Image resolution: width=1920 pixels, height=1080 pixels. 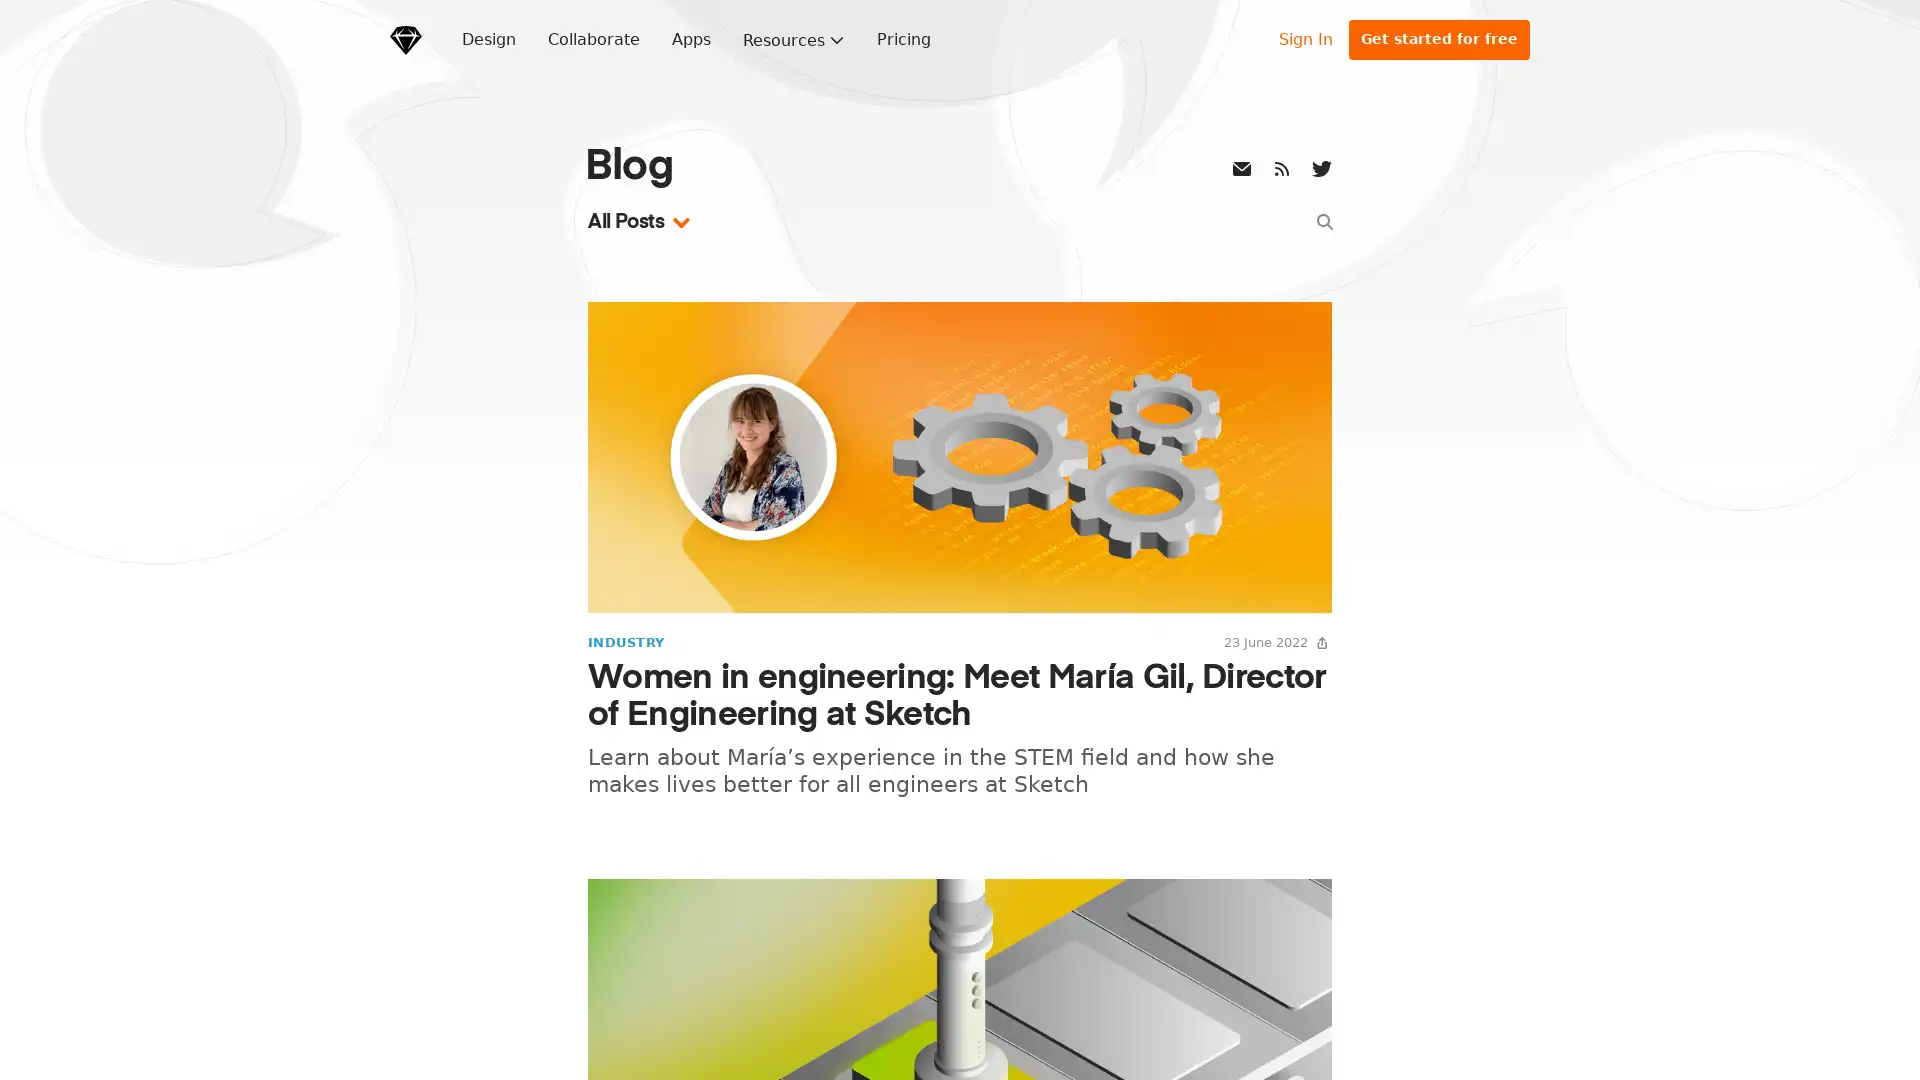 What do you see at coordinates (641, 222) in the screenshot?
I see `All Posts` at bounding box center [641, 222].